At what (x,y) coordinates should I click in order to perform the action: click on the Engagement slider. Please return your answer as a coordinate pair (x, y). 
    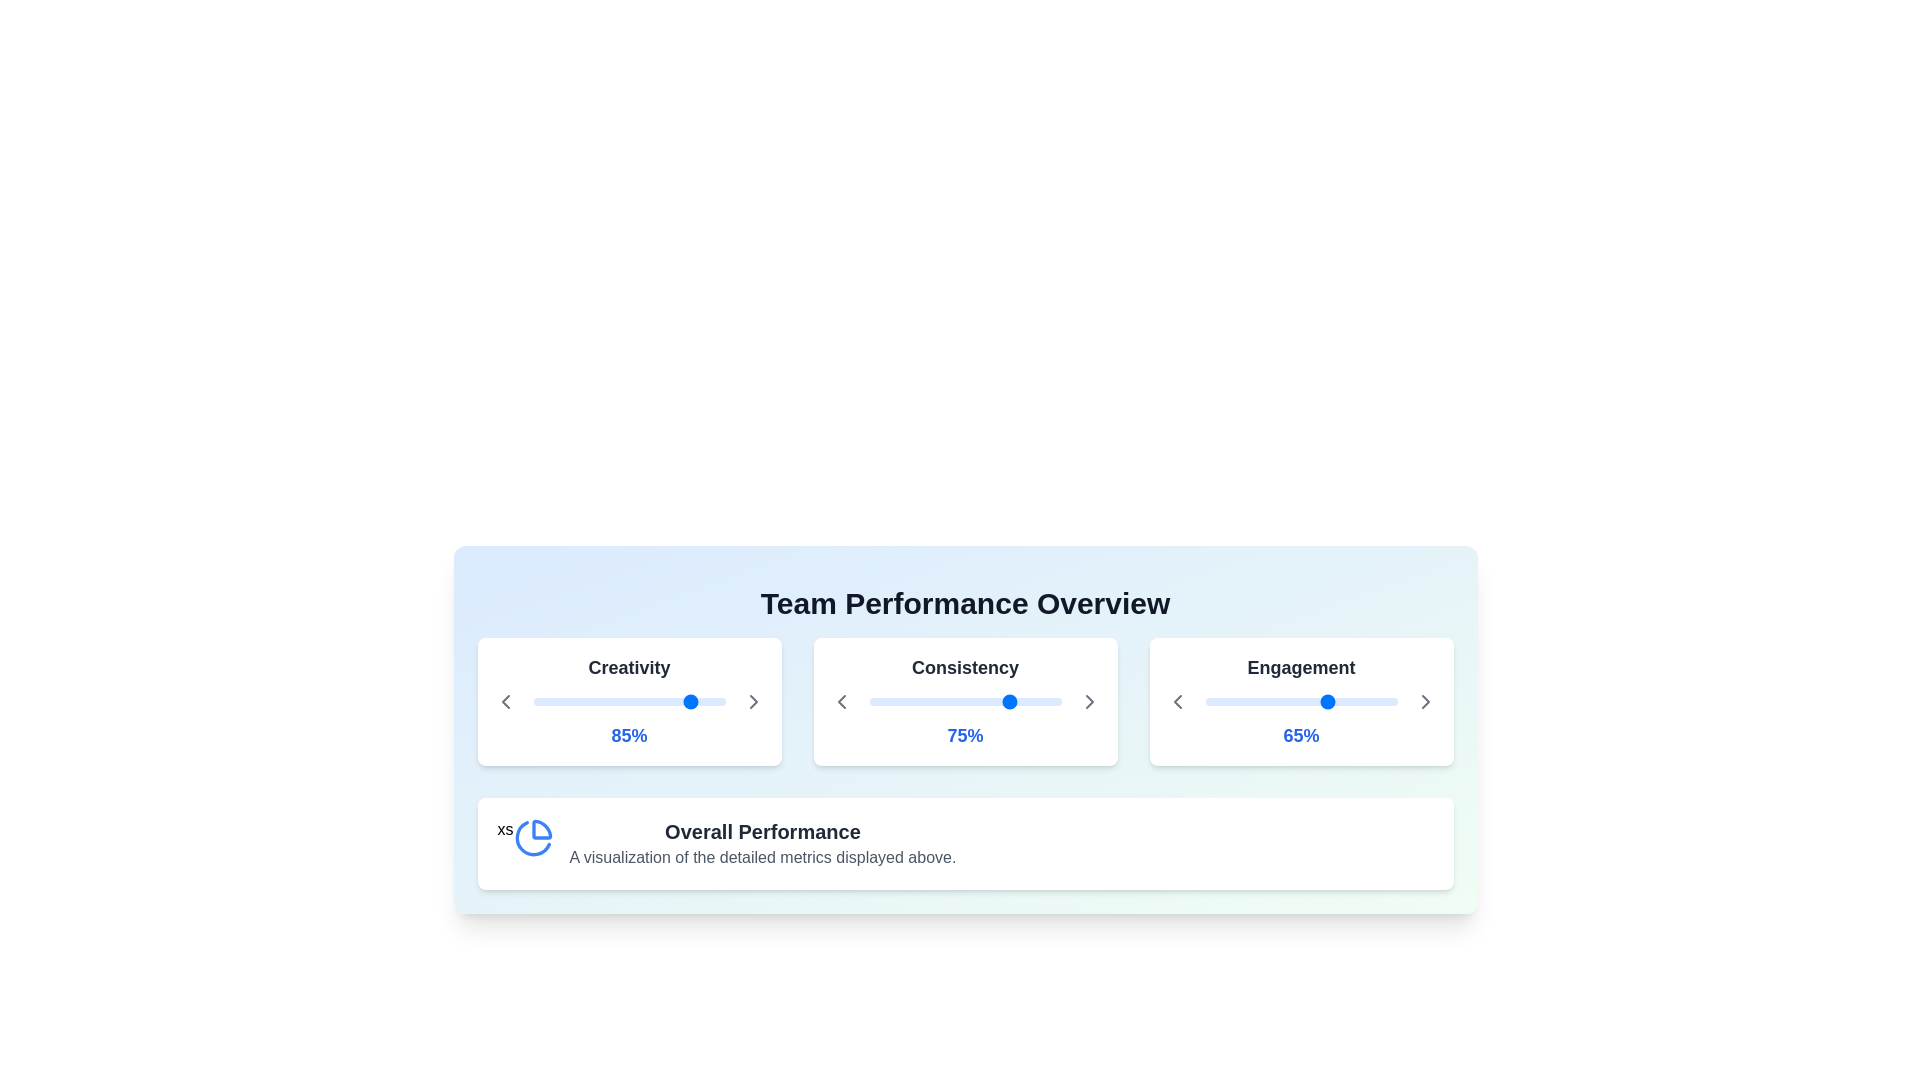
    Looking at the image, I should click on (1386, 701).